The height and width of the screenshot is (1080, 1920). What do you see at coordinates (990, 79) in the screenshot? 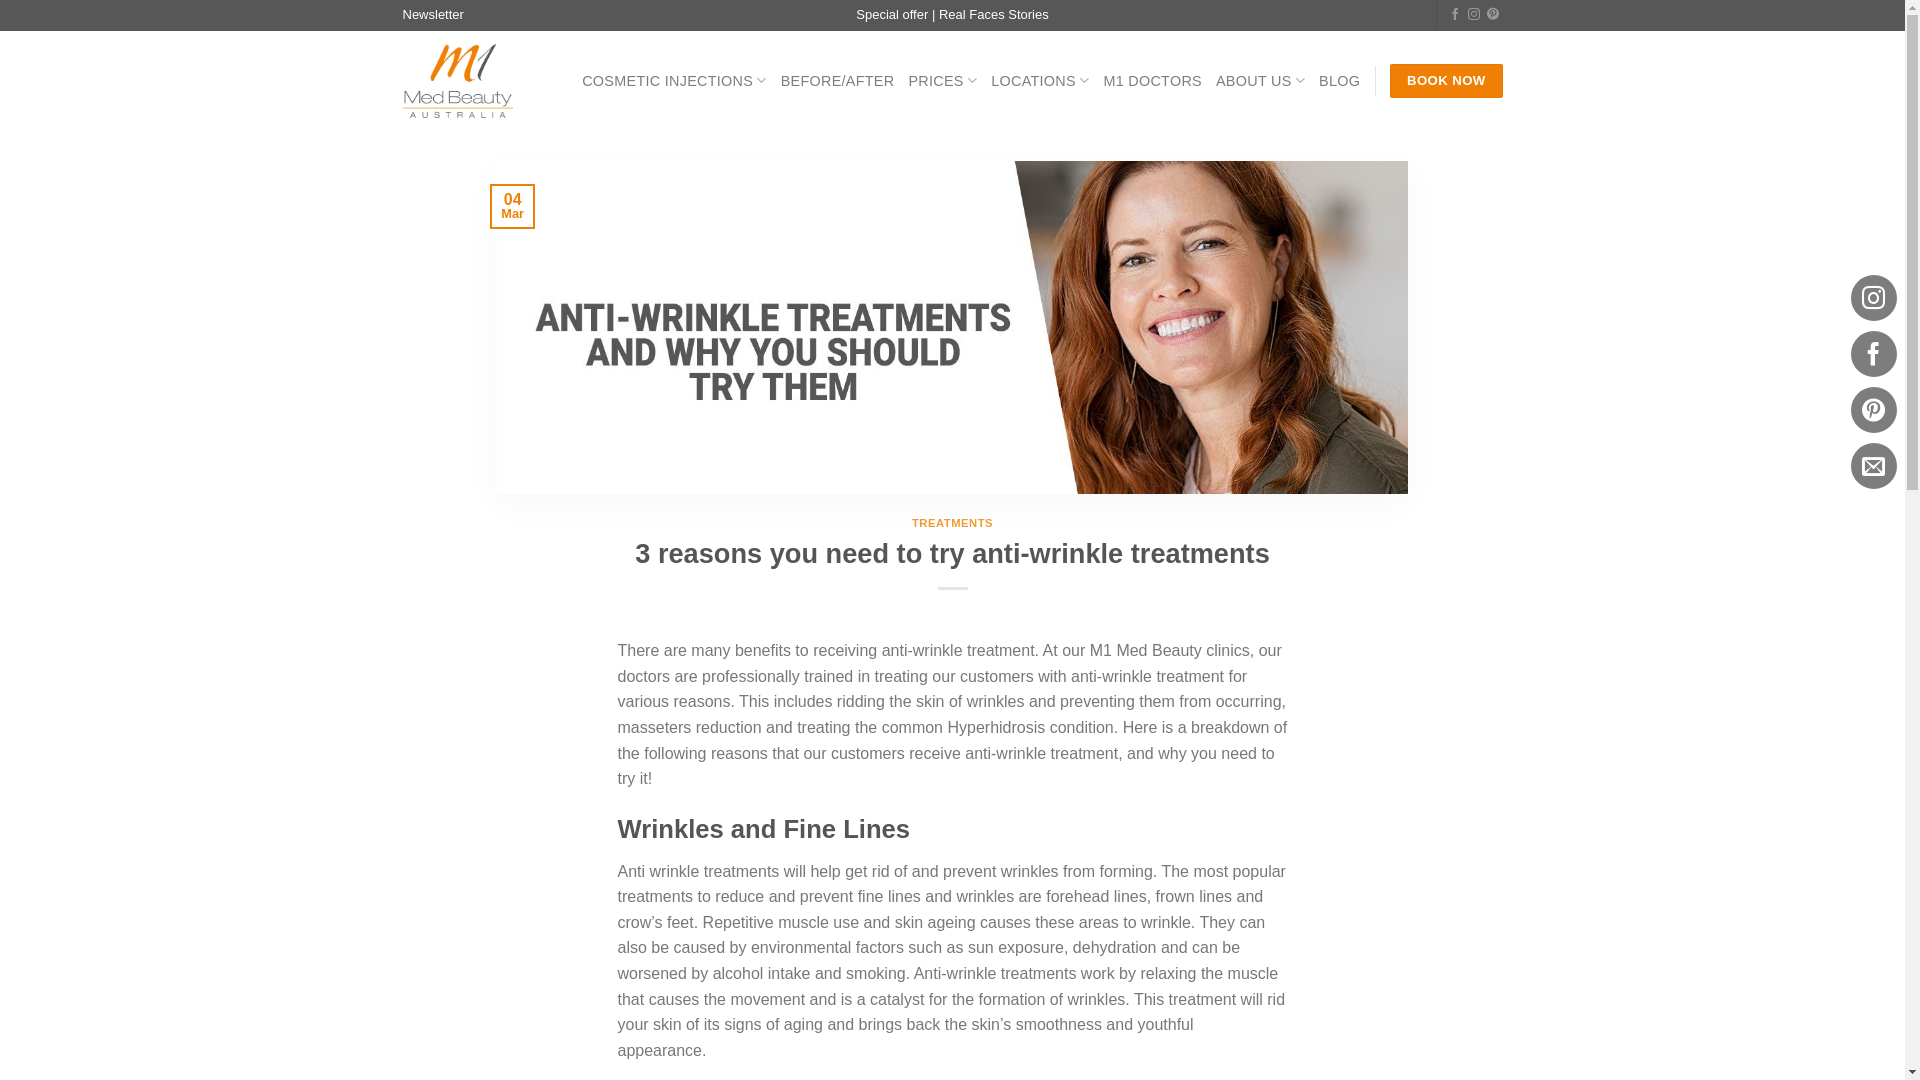
I see `'LOCATIONS'` at bounding box center [990, 79].